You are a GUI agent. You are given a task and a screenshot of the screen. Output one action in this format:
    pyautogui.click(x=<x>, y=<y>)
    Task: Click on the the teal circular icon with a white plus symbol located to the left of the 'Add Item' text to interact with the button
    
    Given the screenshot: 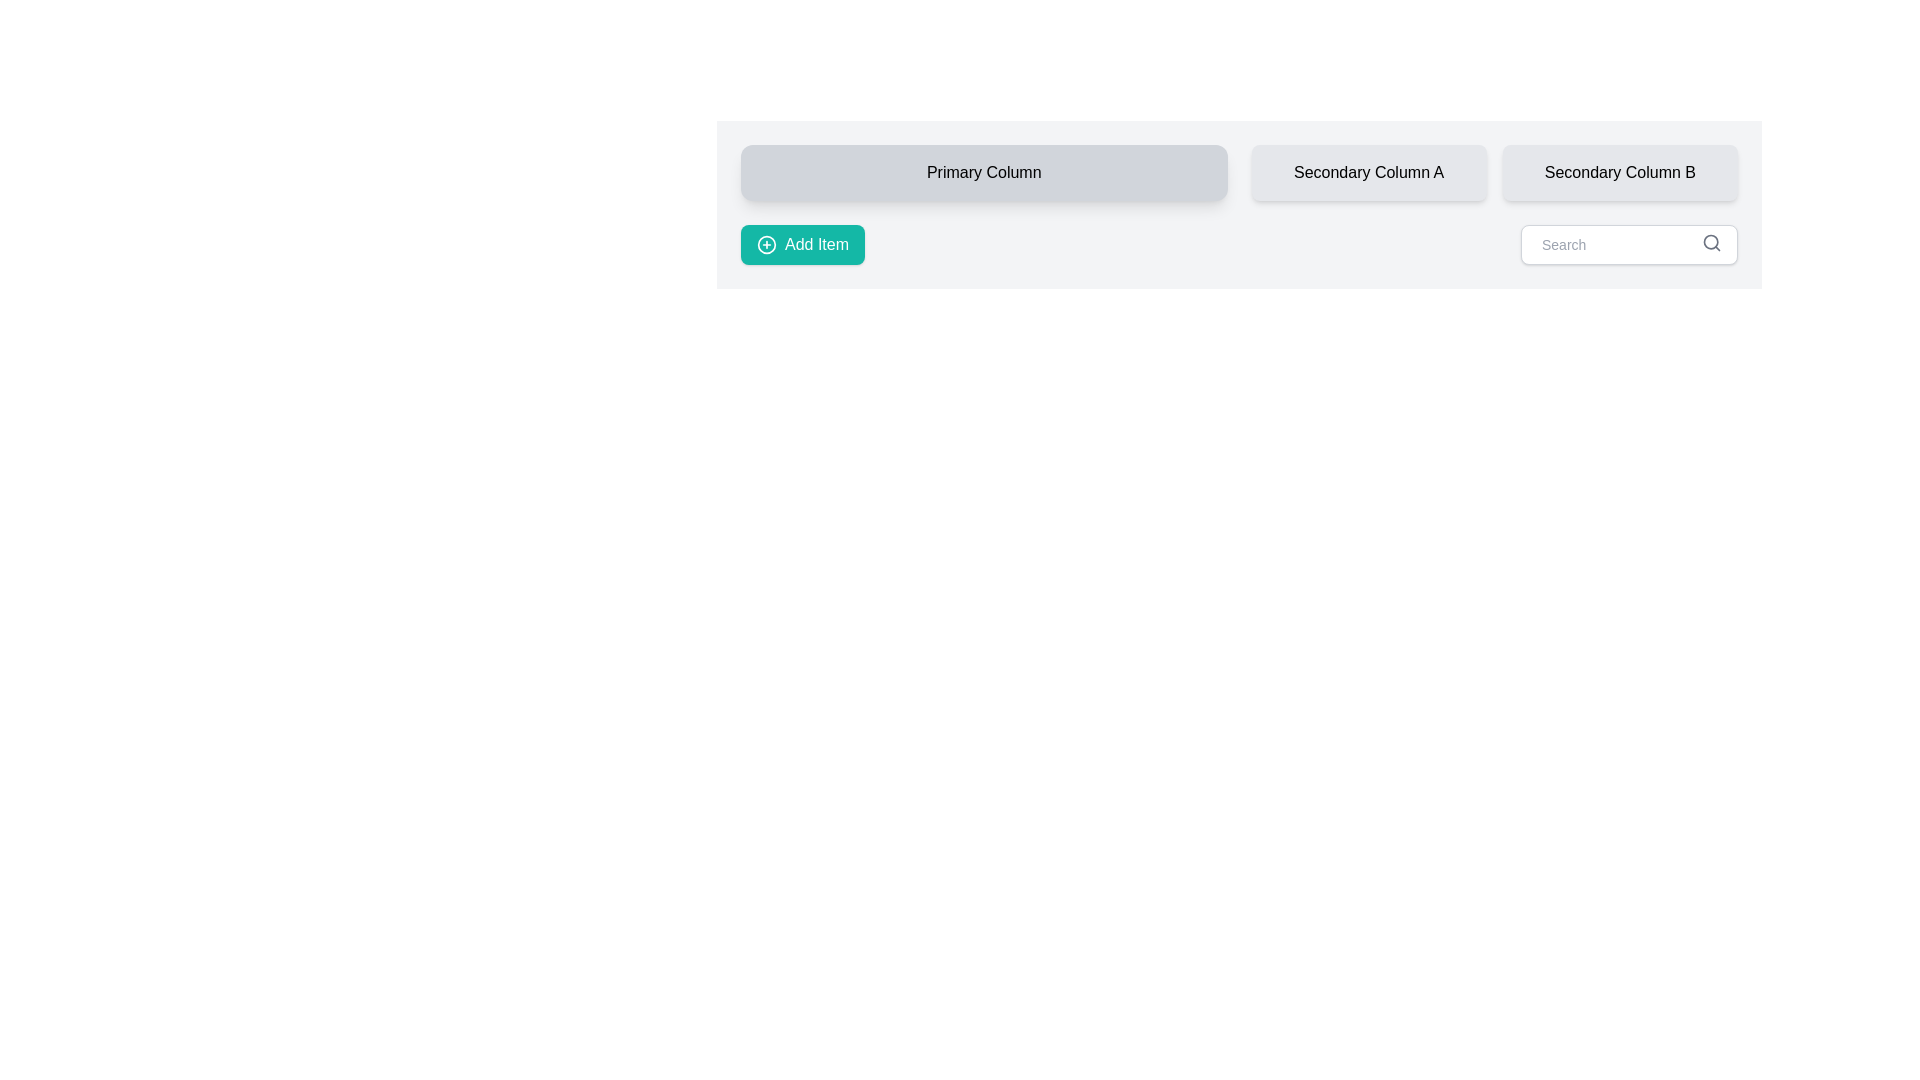 What is the action you would take?
    pyautogui.click(x=766, y=244)
    